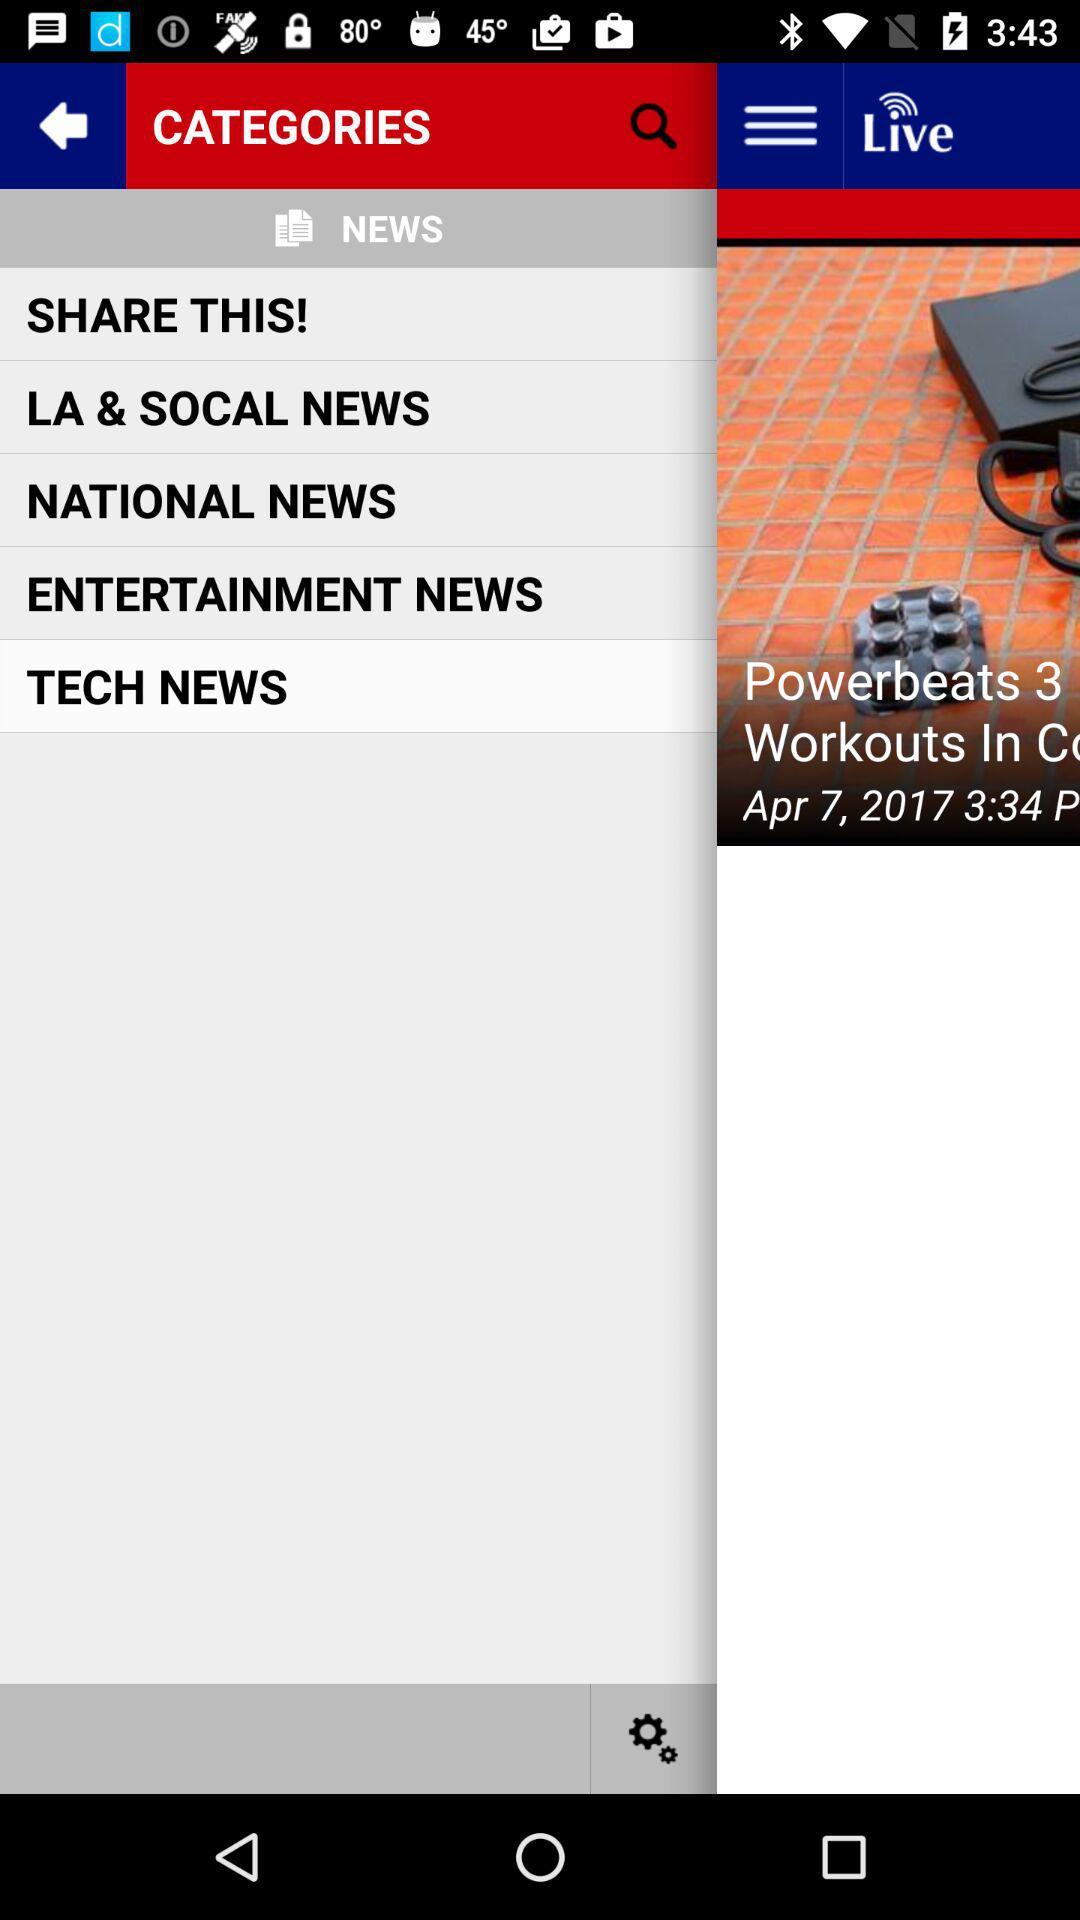 The height and width of the screenshot is (1920, 1080). What do you see at coordinates (778, 124) in the screenshot?
I see `the menu icon` at bounding box center [778, 124].